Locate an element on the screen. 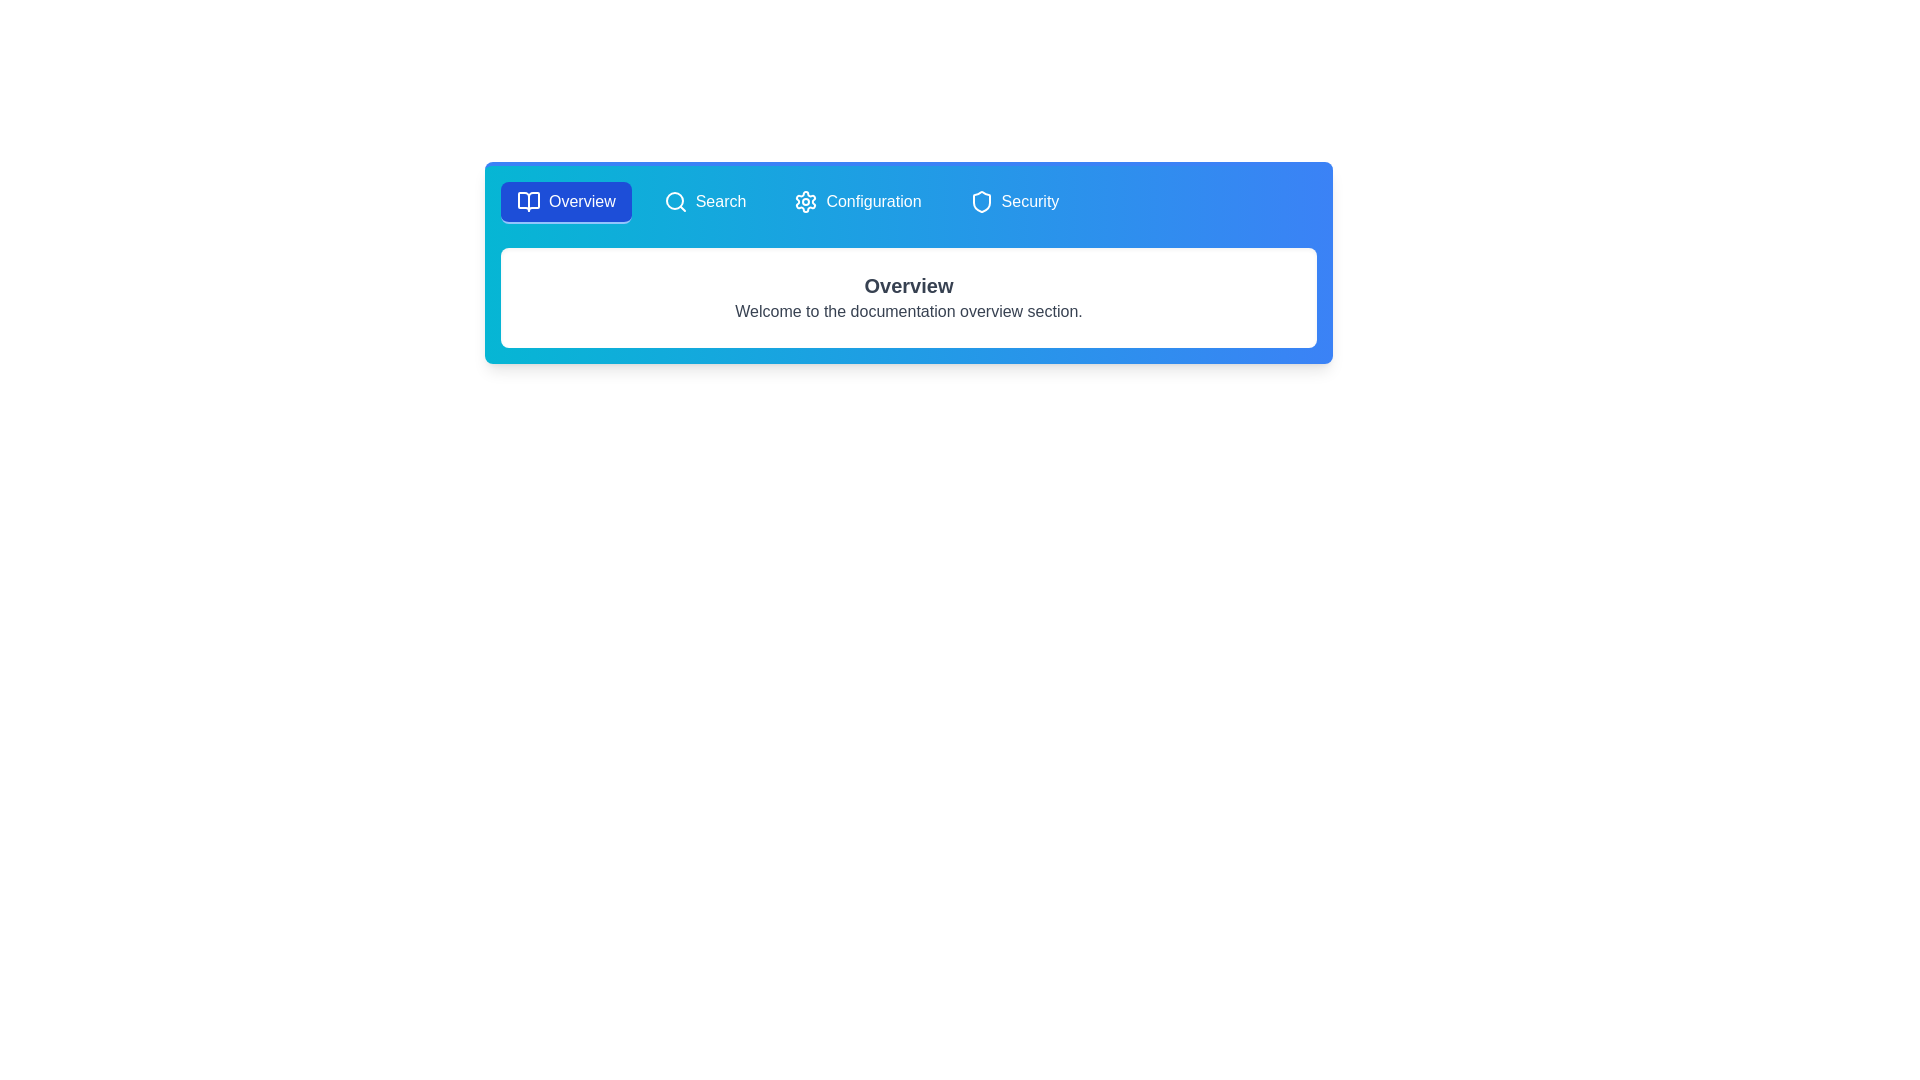  the open book icon in the 'Overview' section of the navigation bar is located at coordinates (528, 201).